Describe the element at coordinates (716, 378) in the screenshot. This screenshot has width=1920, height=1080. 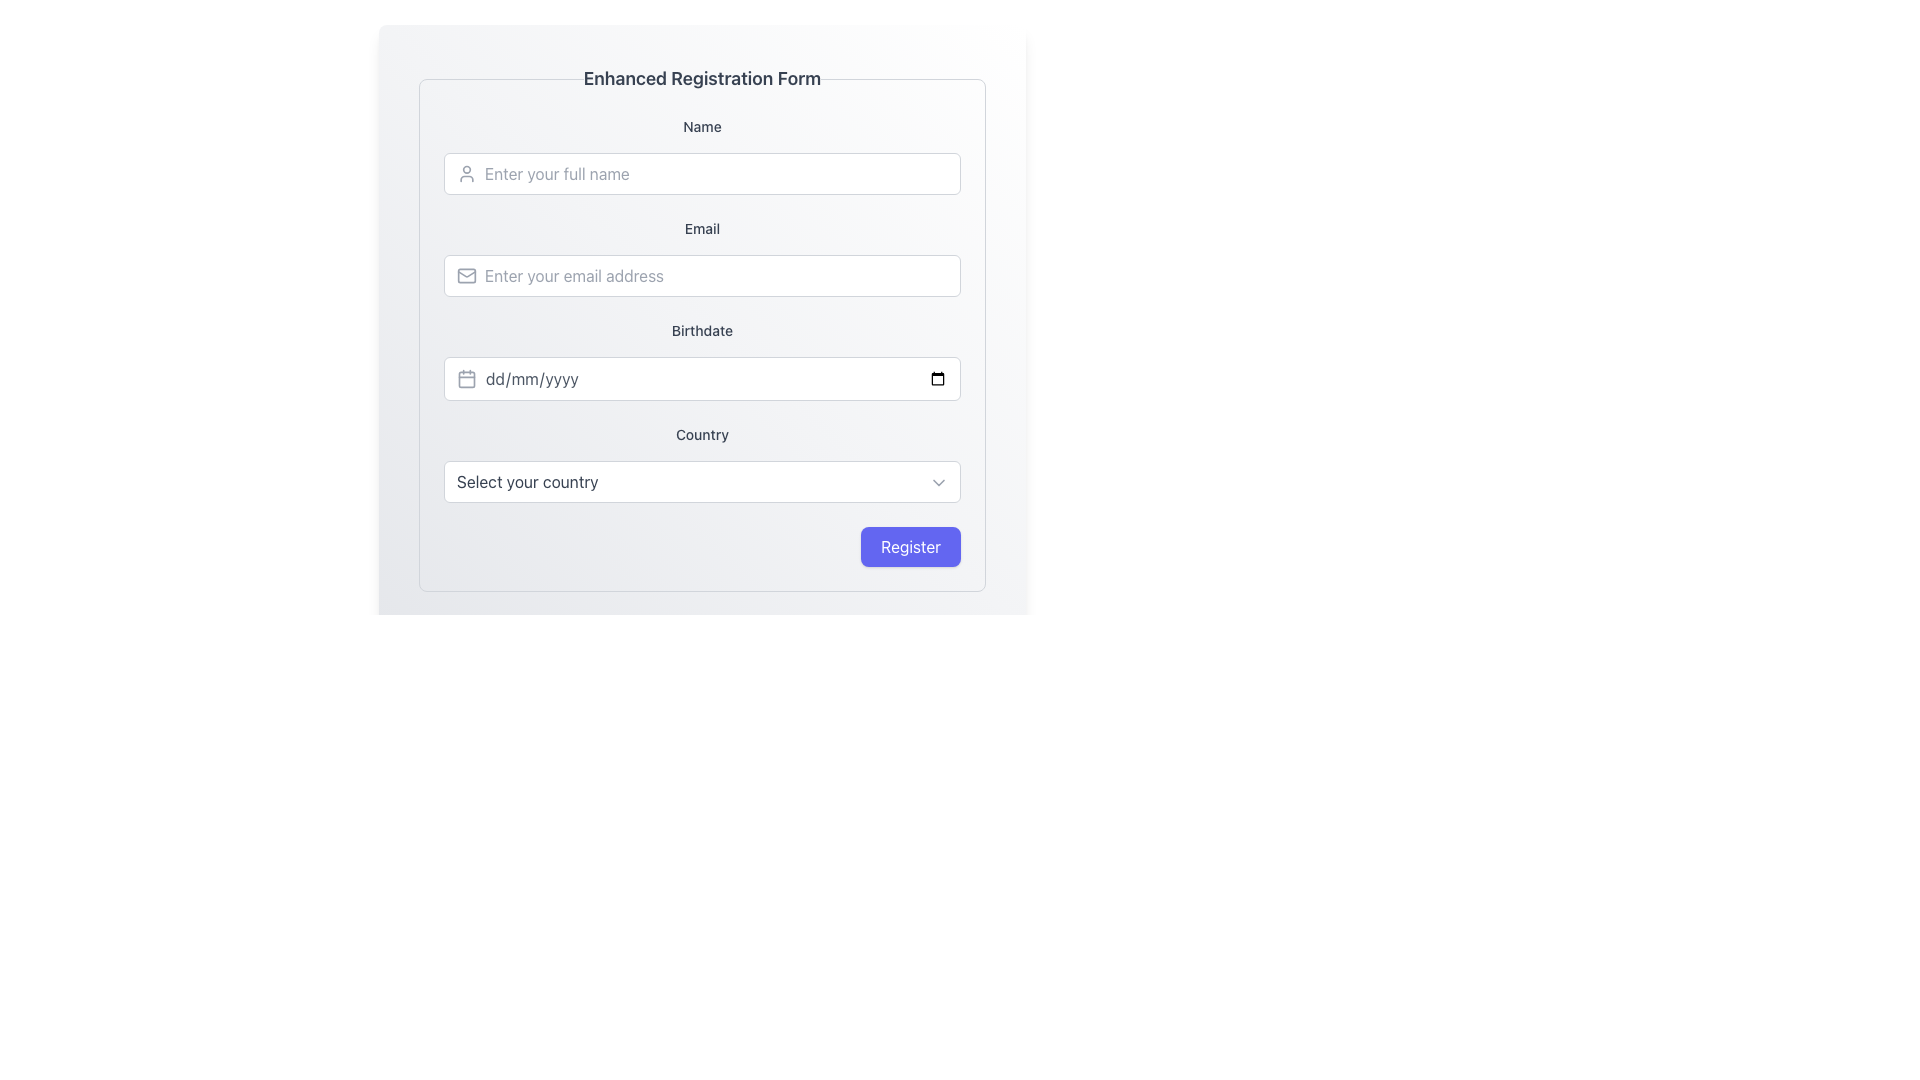
I see `the Date Input Field` at that location.